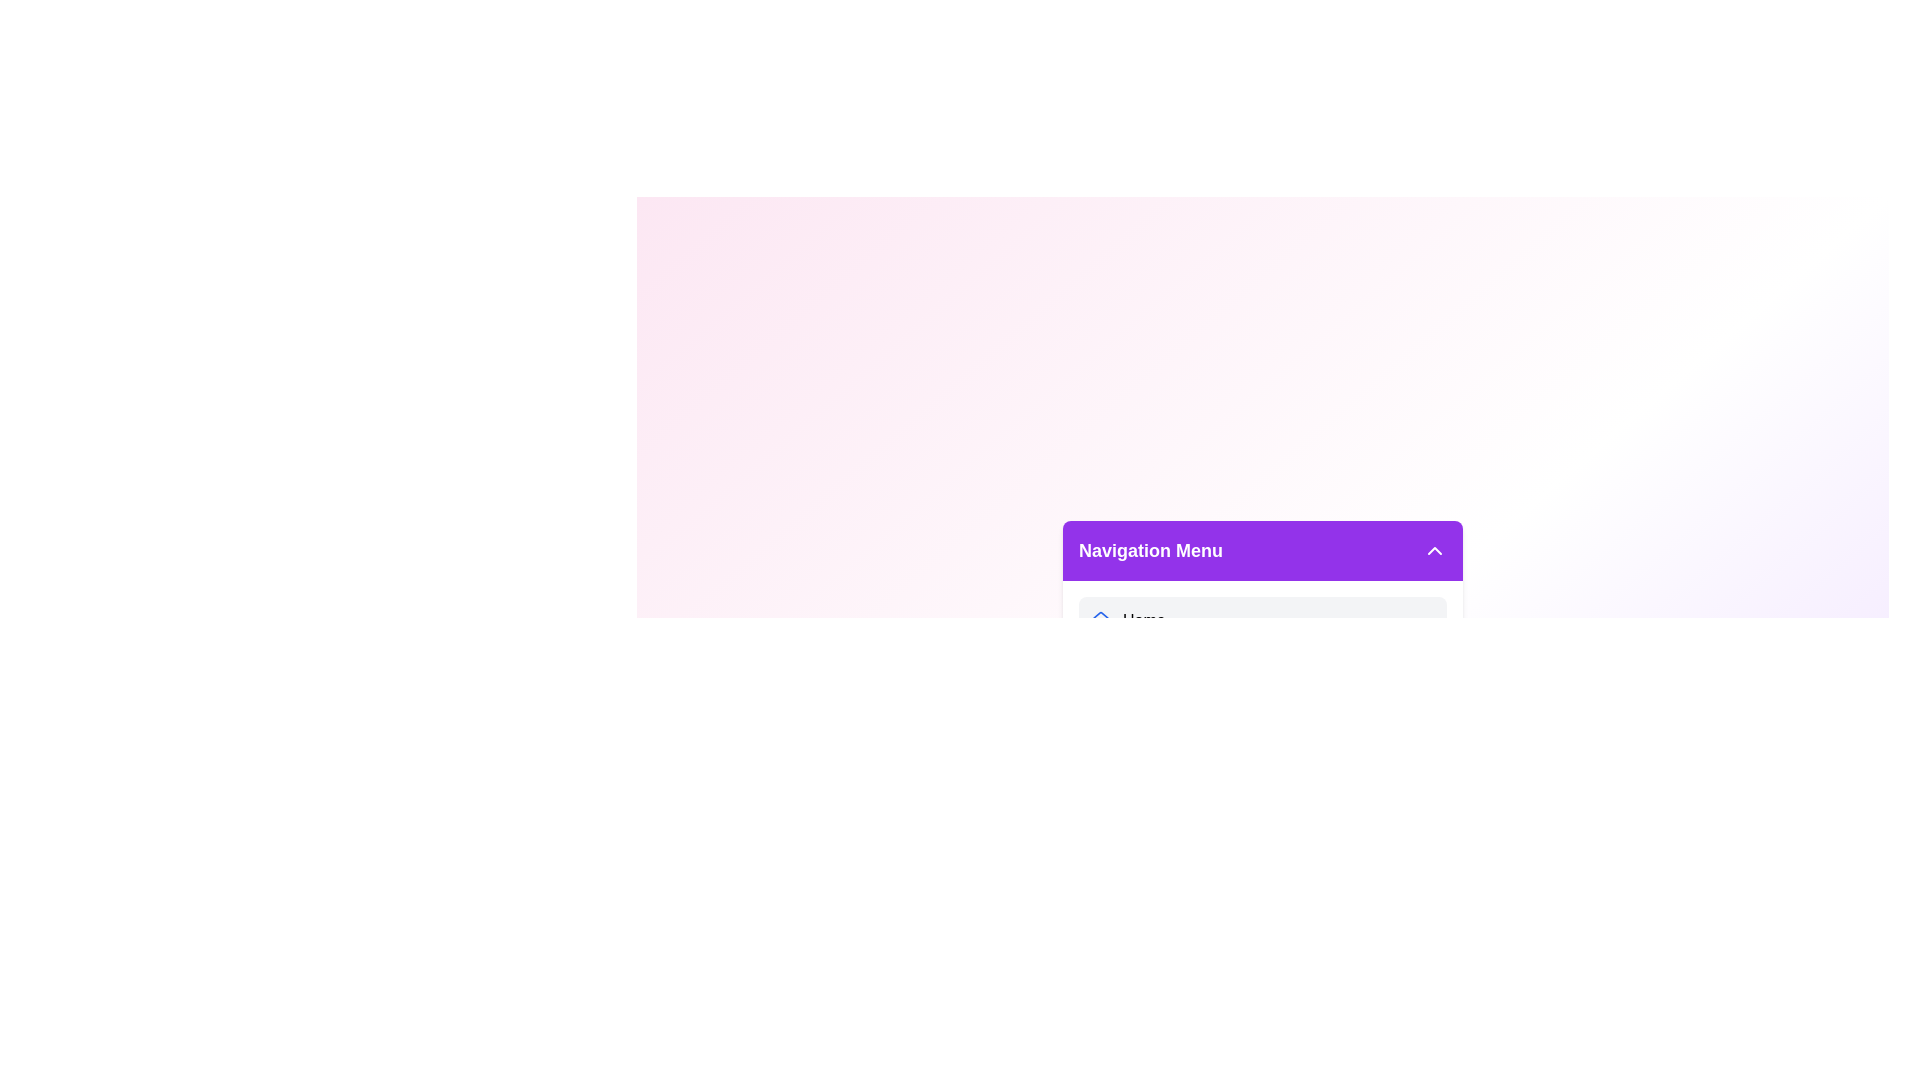 Image resolution: width=1920 pixels, height=1080 pixels. What do you see at coordinates (1099, 619) in the screenshot?
I see `the 'Home' icon located in the navigation menu` at bounding box center [1099, 619].